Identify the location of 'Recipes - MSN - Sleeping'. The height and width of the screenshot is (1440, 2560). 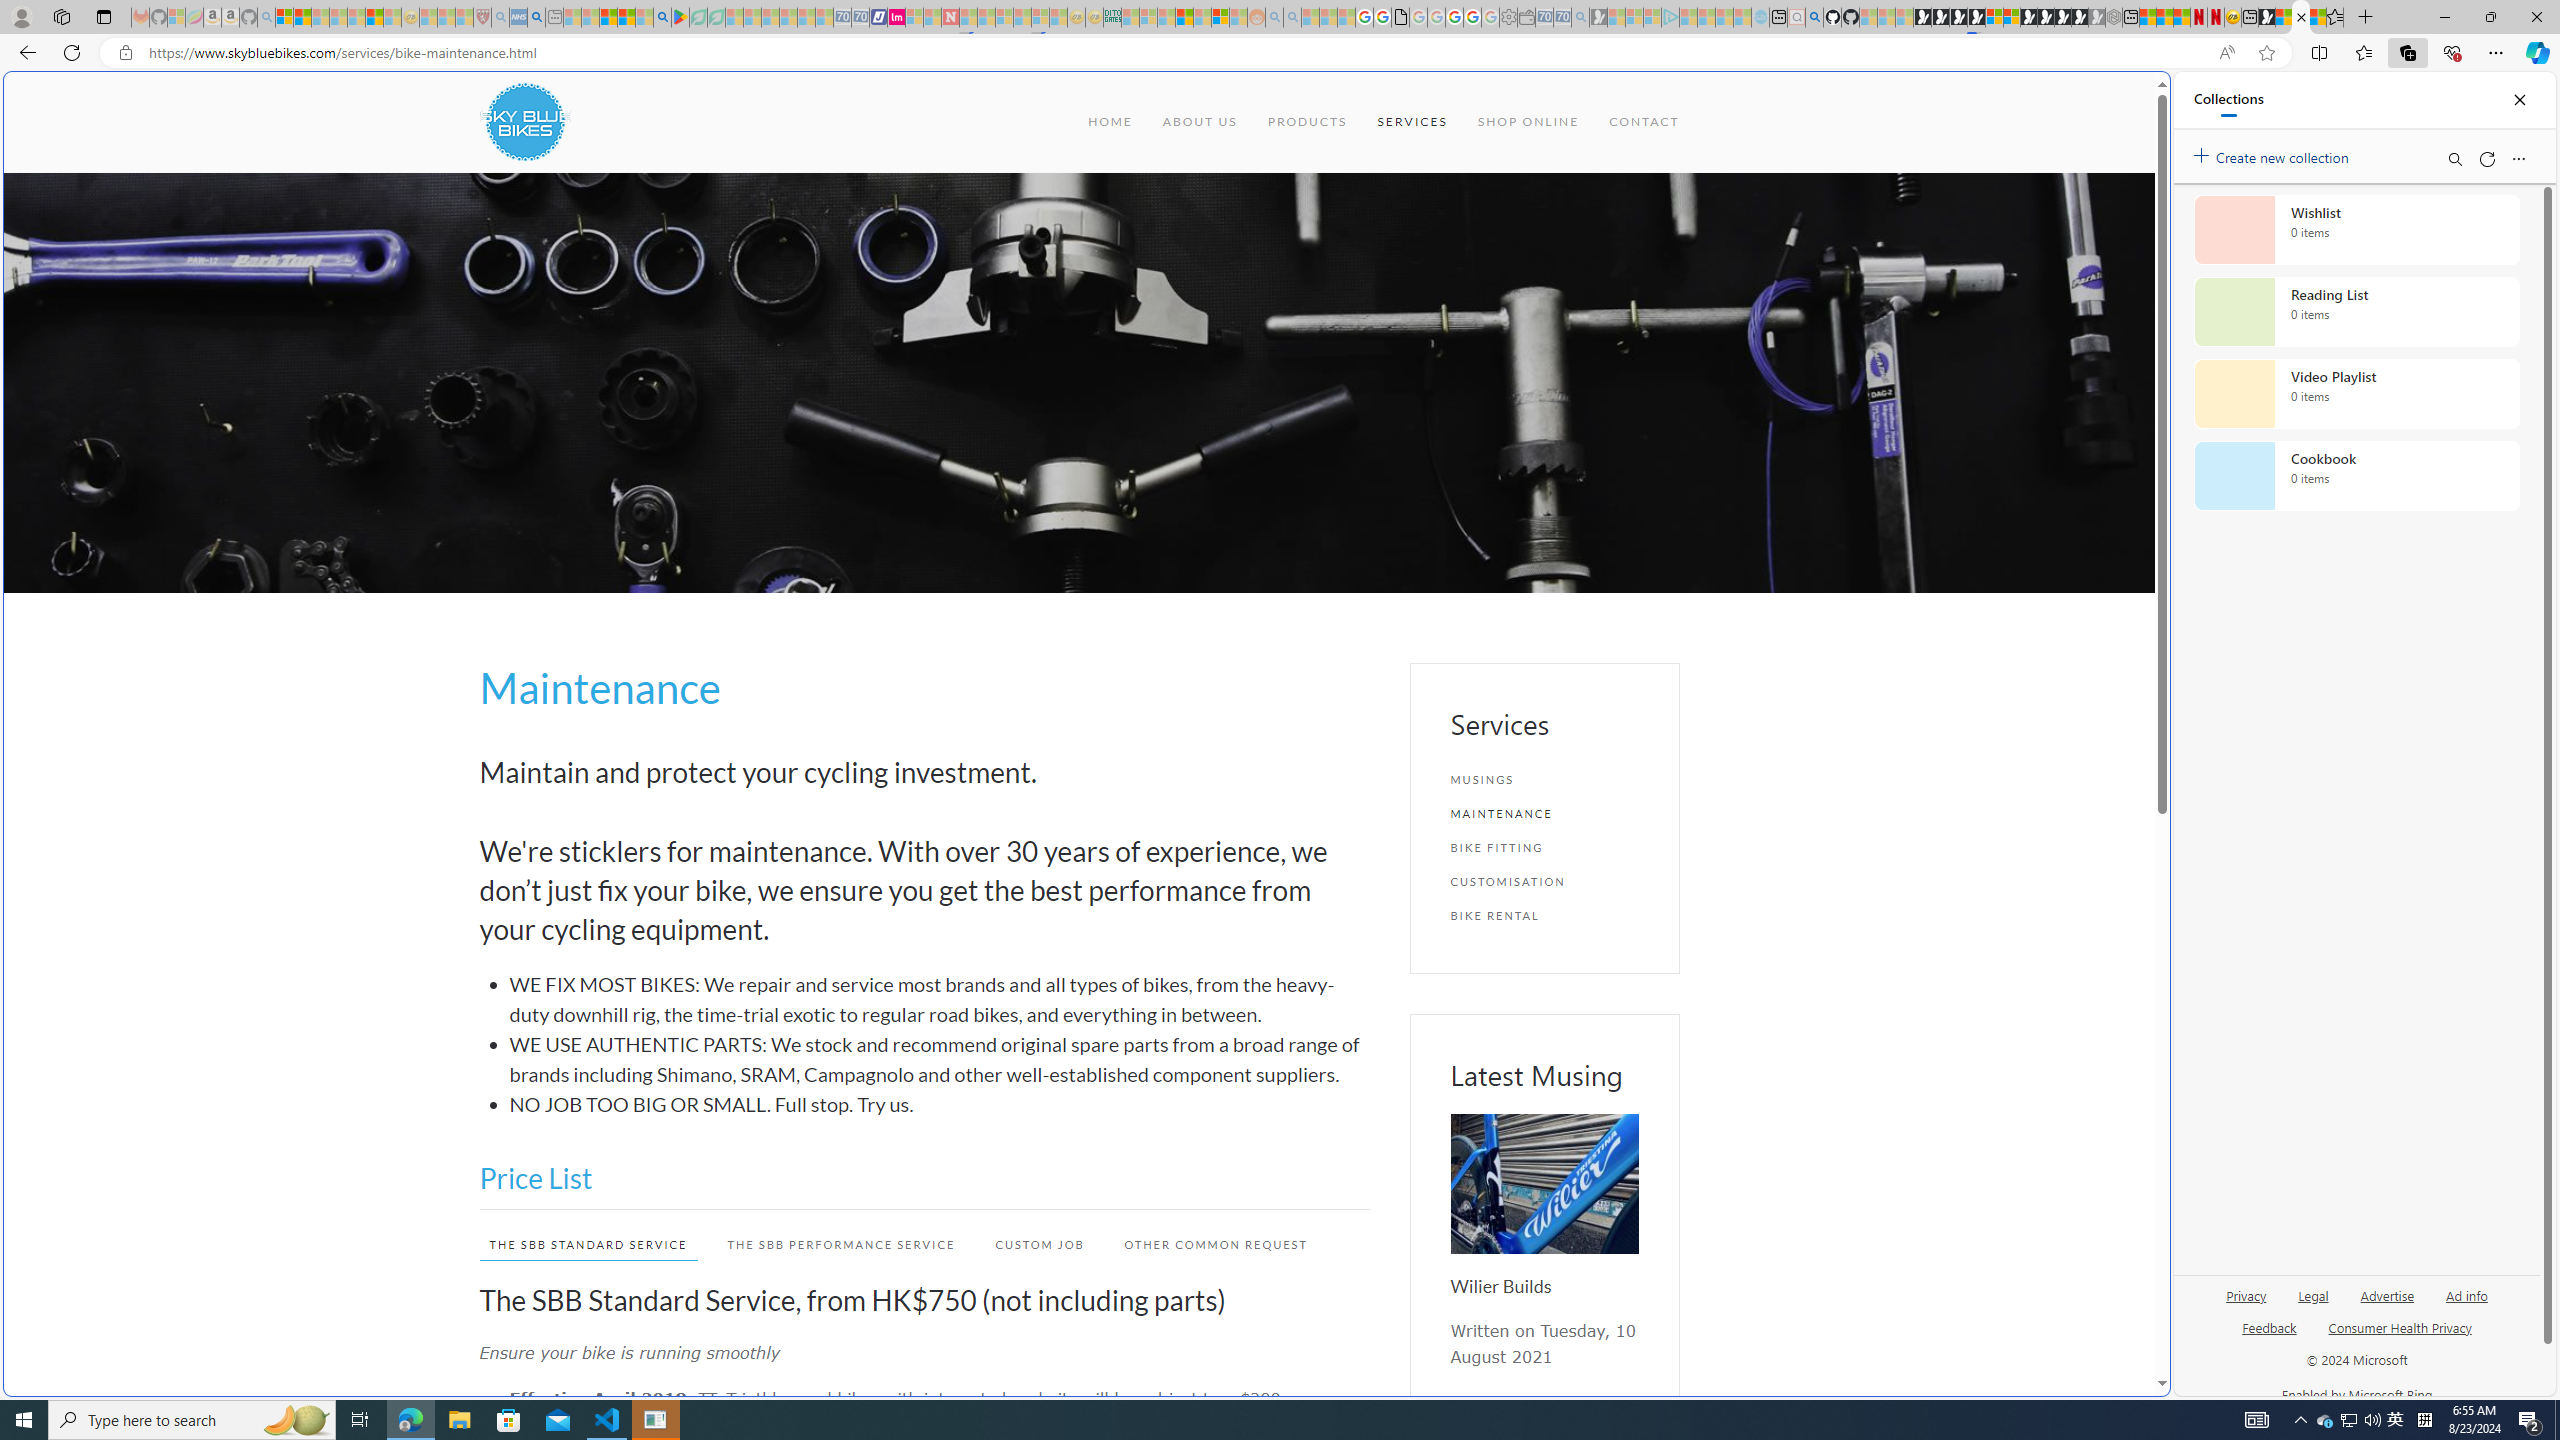
(428, 16).